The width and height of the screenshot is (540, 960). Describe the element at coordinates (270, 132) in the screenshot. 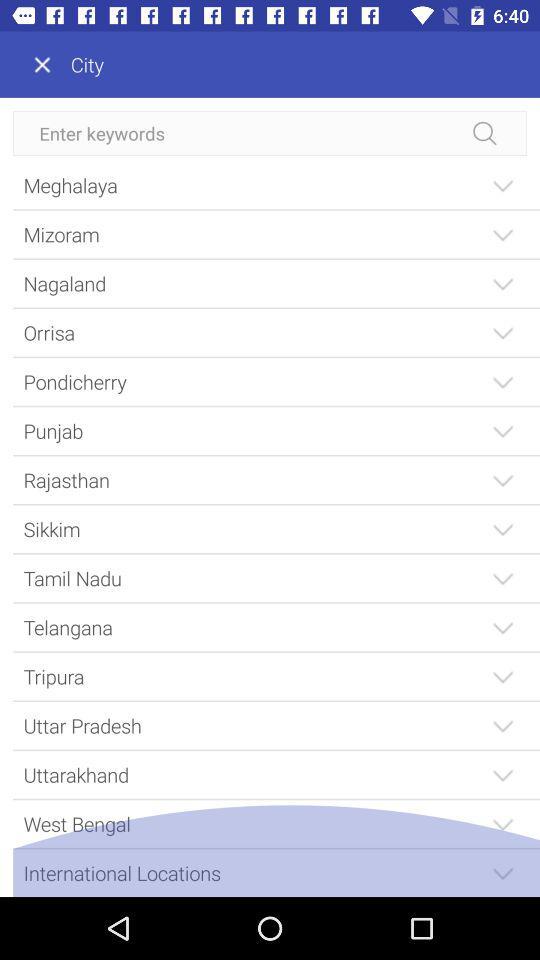

I see `the first text box` at that location.